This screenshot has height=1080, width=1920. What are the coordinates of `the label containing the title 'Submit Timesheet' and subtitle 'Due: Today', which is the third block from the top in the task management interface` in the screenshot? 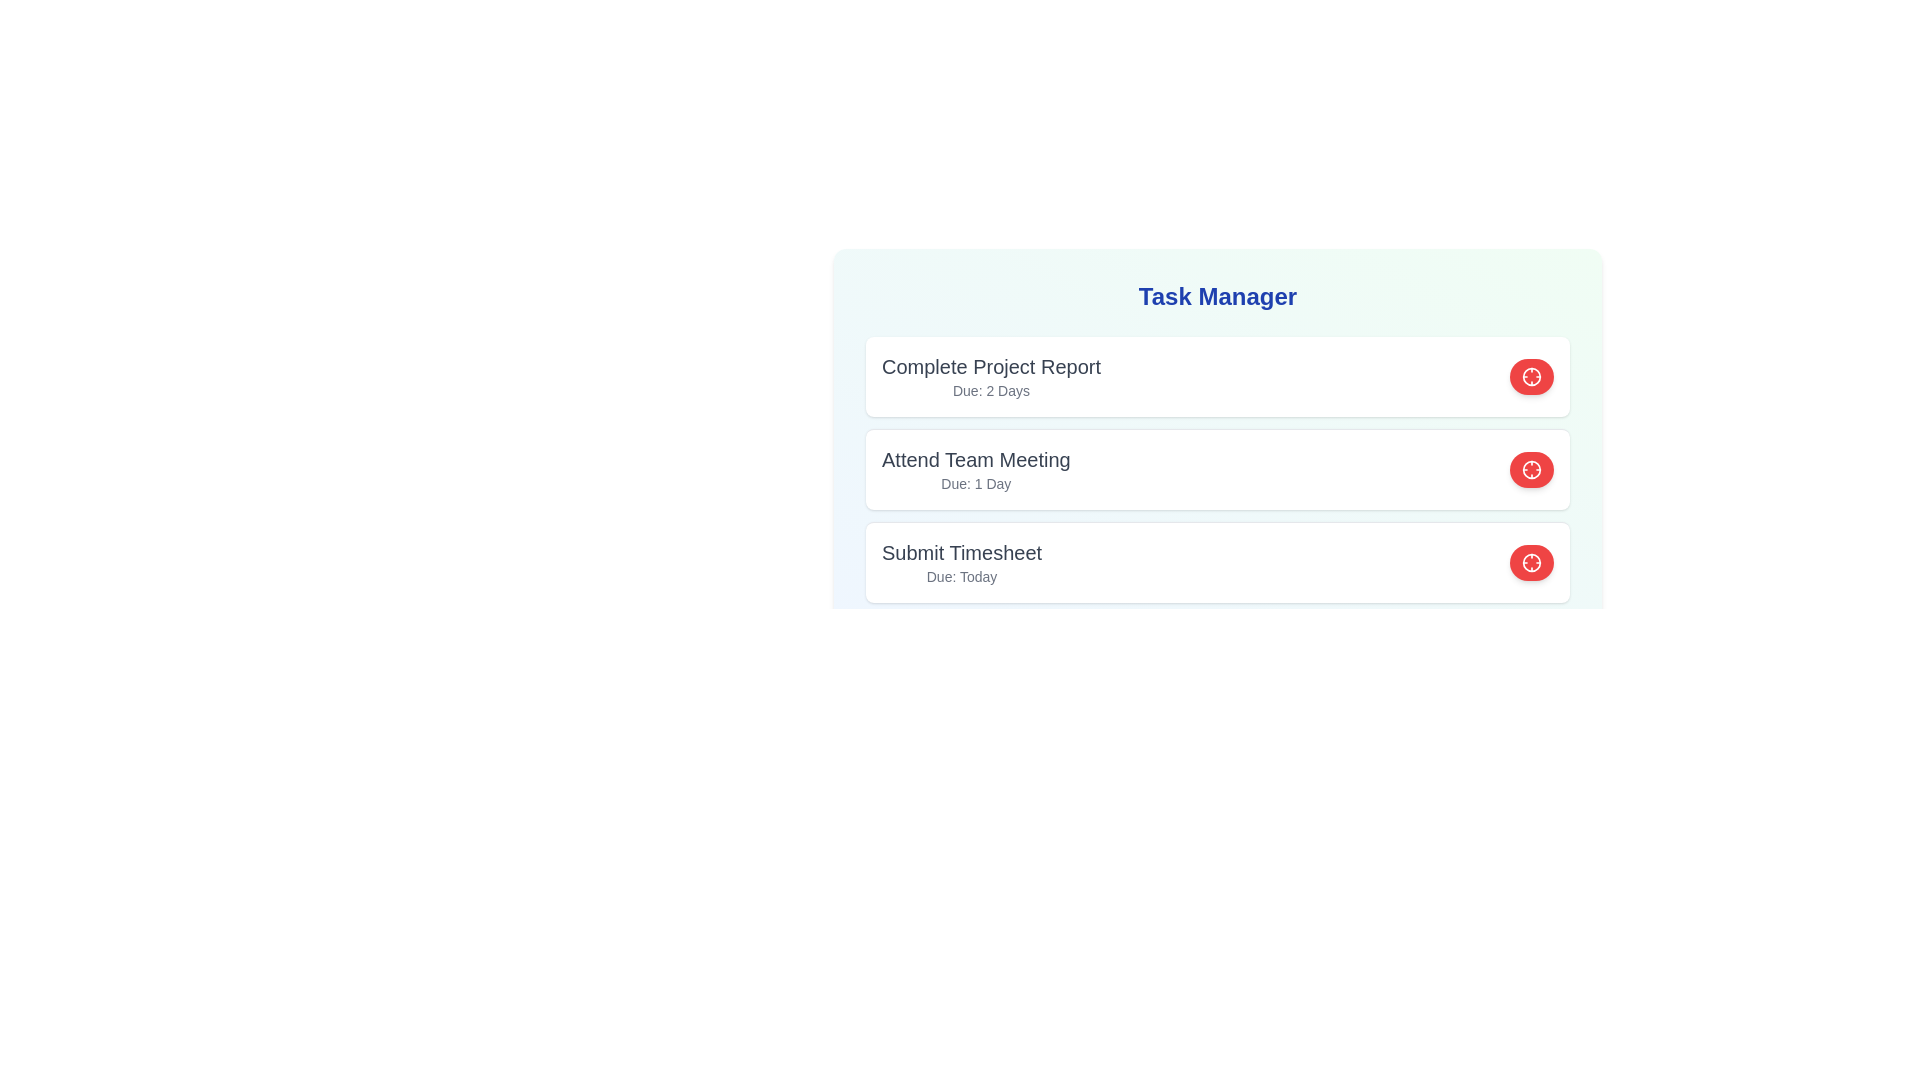 It's located at (962, 563).